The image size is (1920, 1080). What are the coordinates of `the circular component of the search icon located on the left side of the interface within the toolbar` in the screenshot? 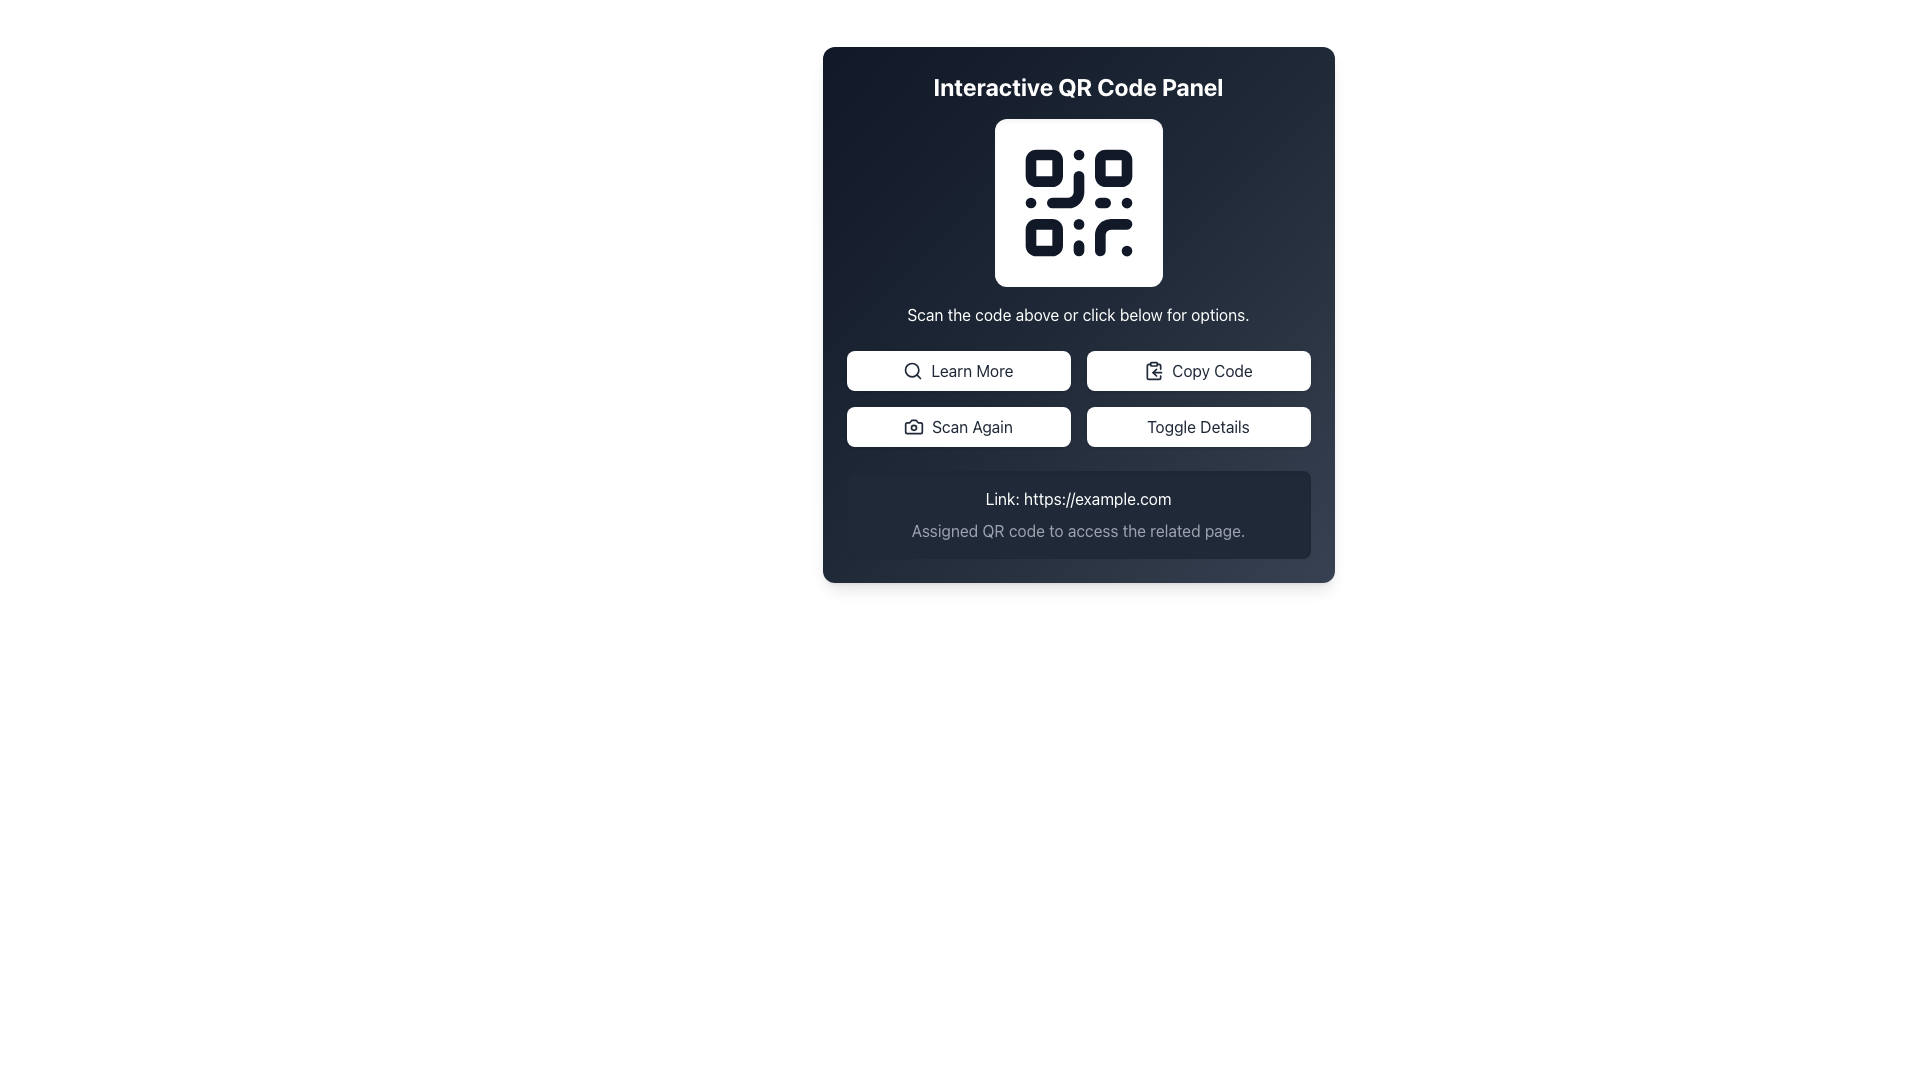 It's located at (911, 370).